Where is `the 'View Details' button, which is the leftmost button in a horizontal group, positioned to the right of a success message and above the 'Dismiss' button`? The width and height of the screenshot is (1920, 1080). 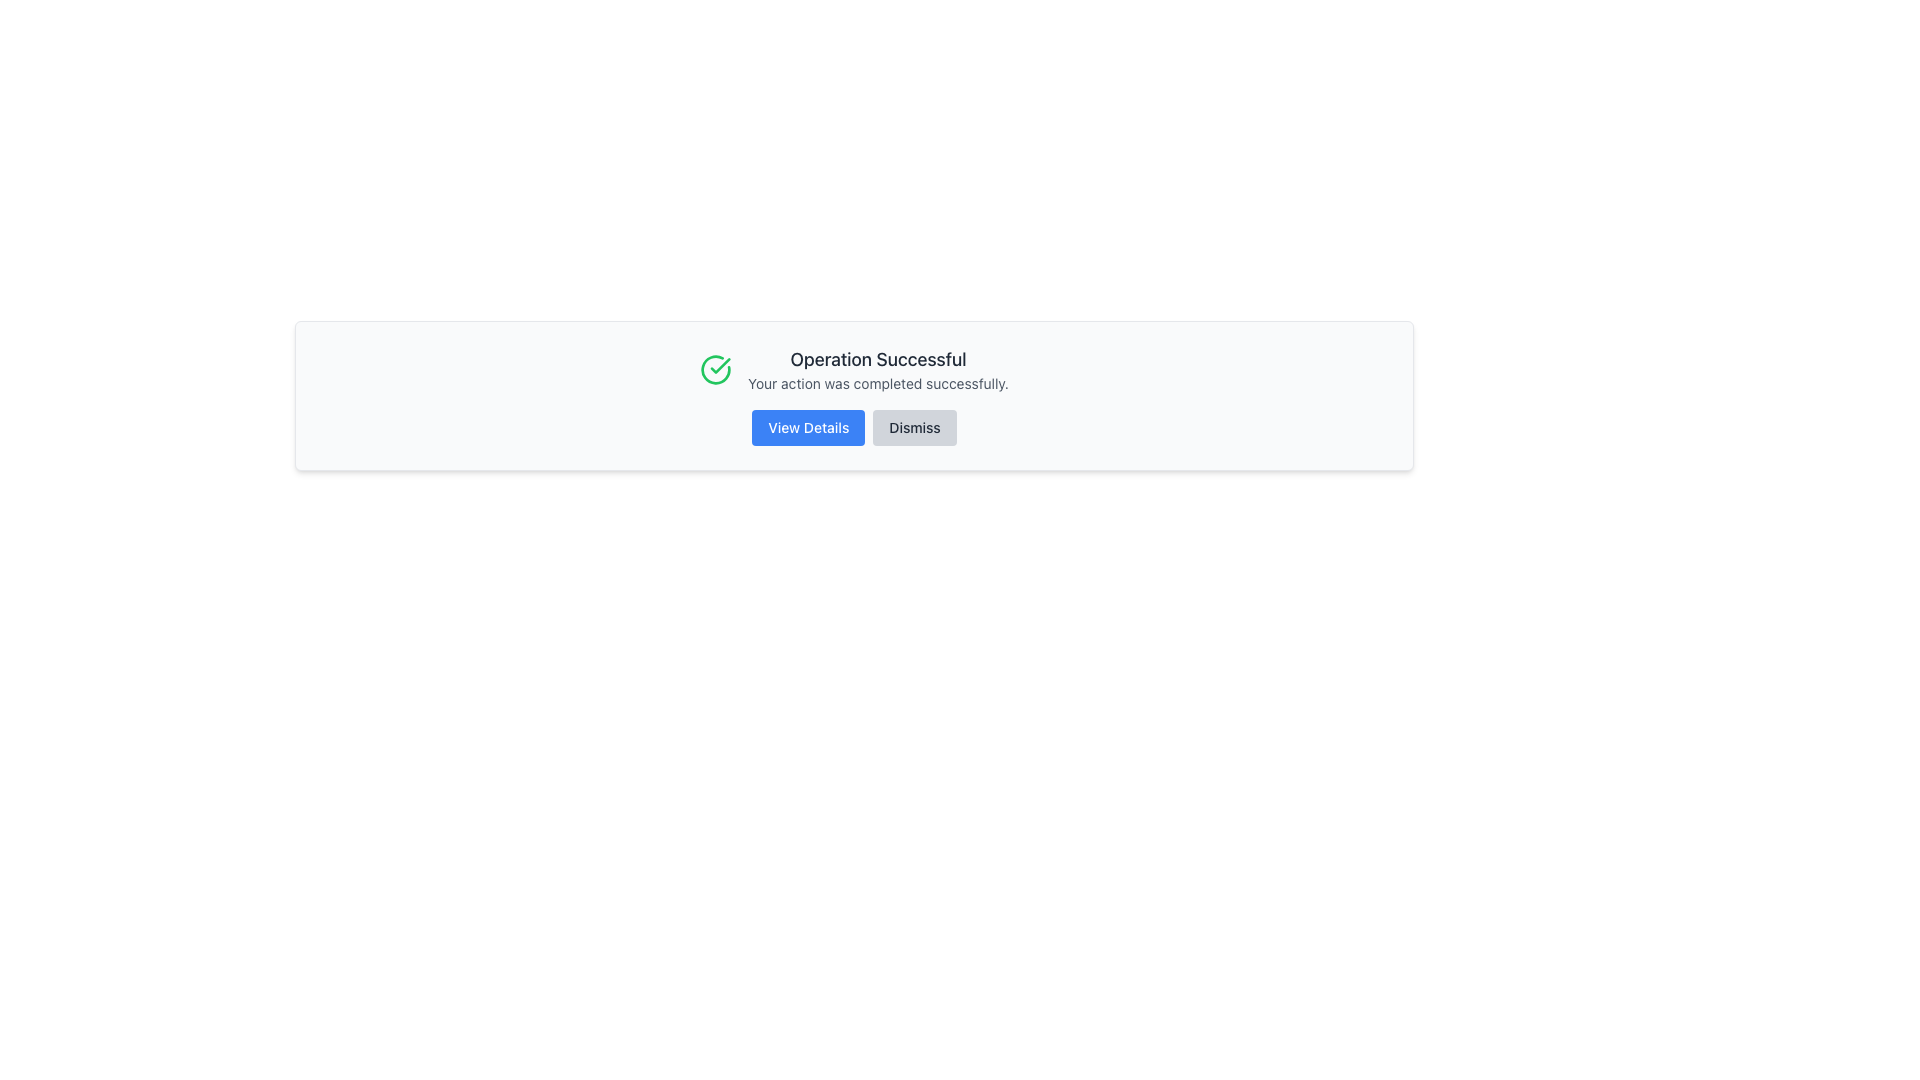
the 'View Details' button, which is the leftmost button in a horizontal group, positioned to the right of a success message and above the 'Dismiss' button is located at coordinates (808, 427).